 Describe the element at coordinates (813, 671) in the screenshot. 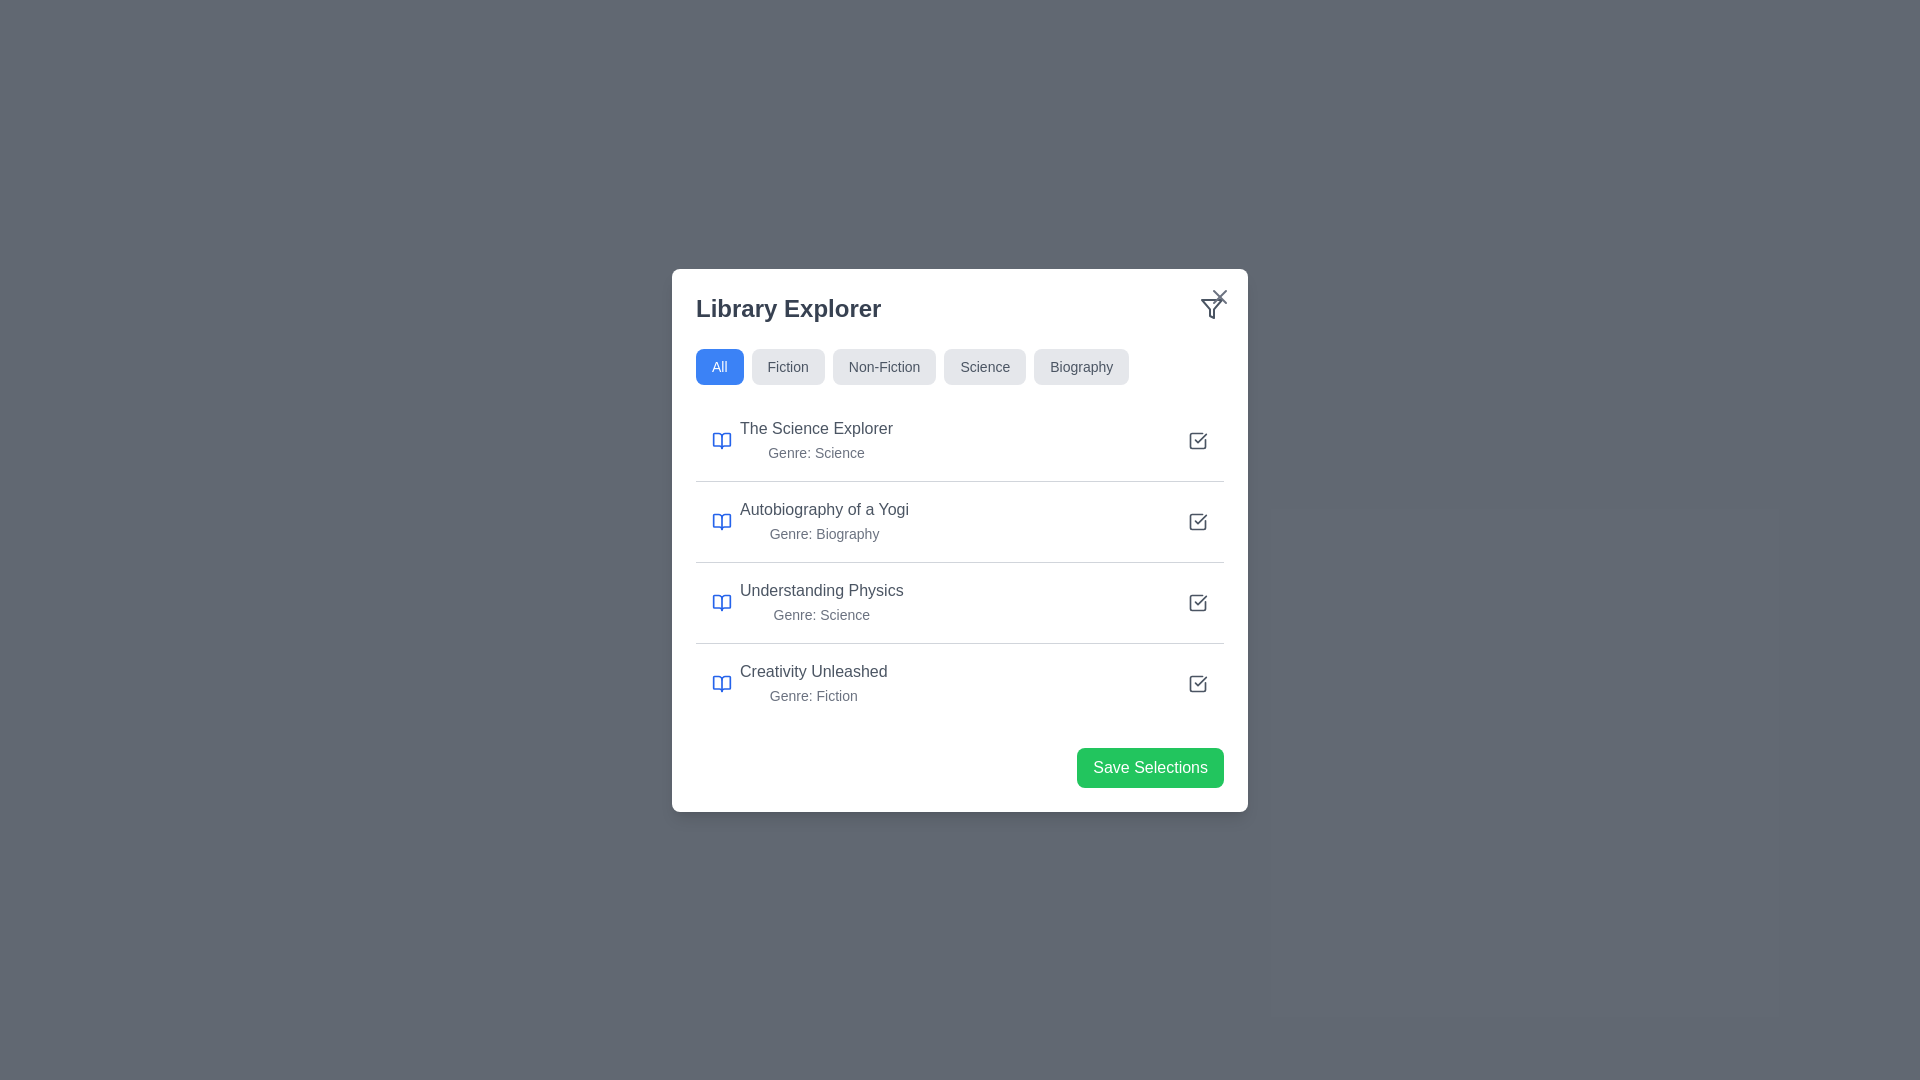

I see `text of the title label located in the fourth item of the 'Library Explorer' panel, positioned above the 'Genre: Fiction' text` at that location.